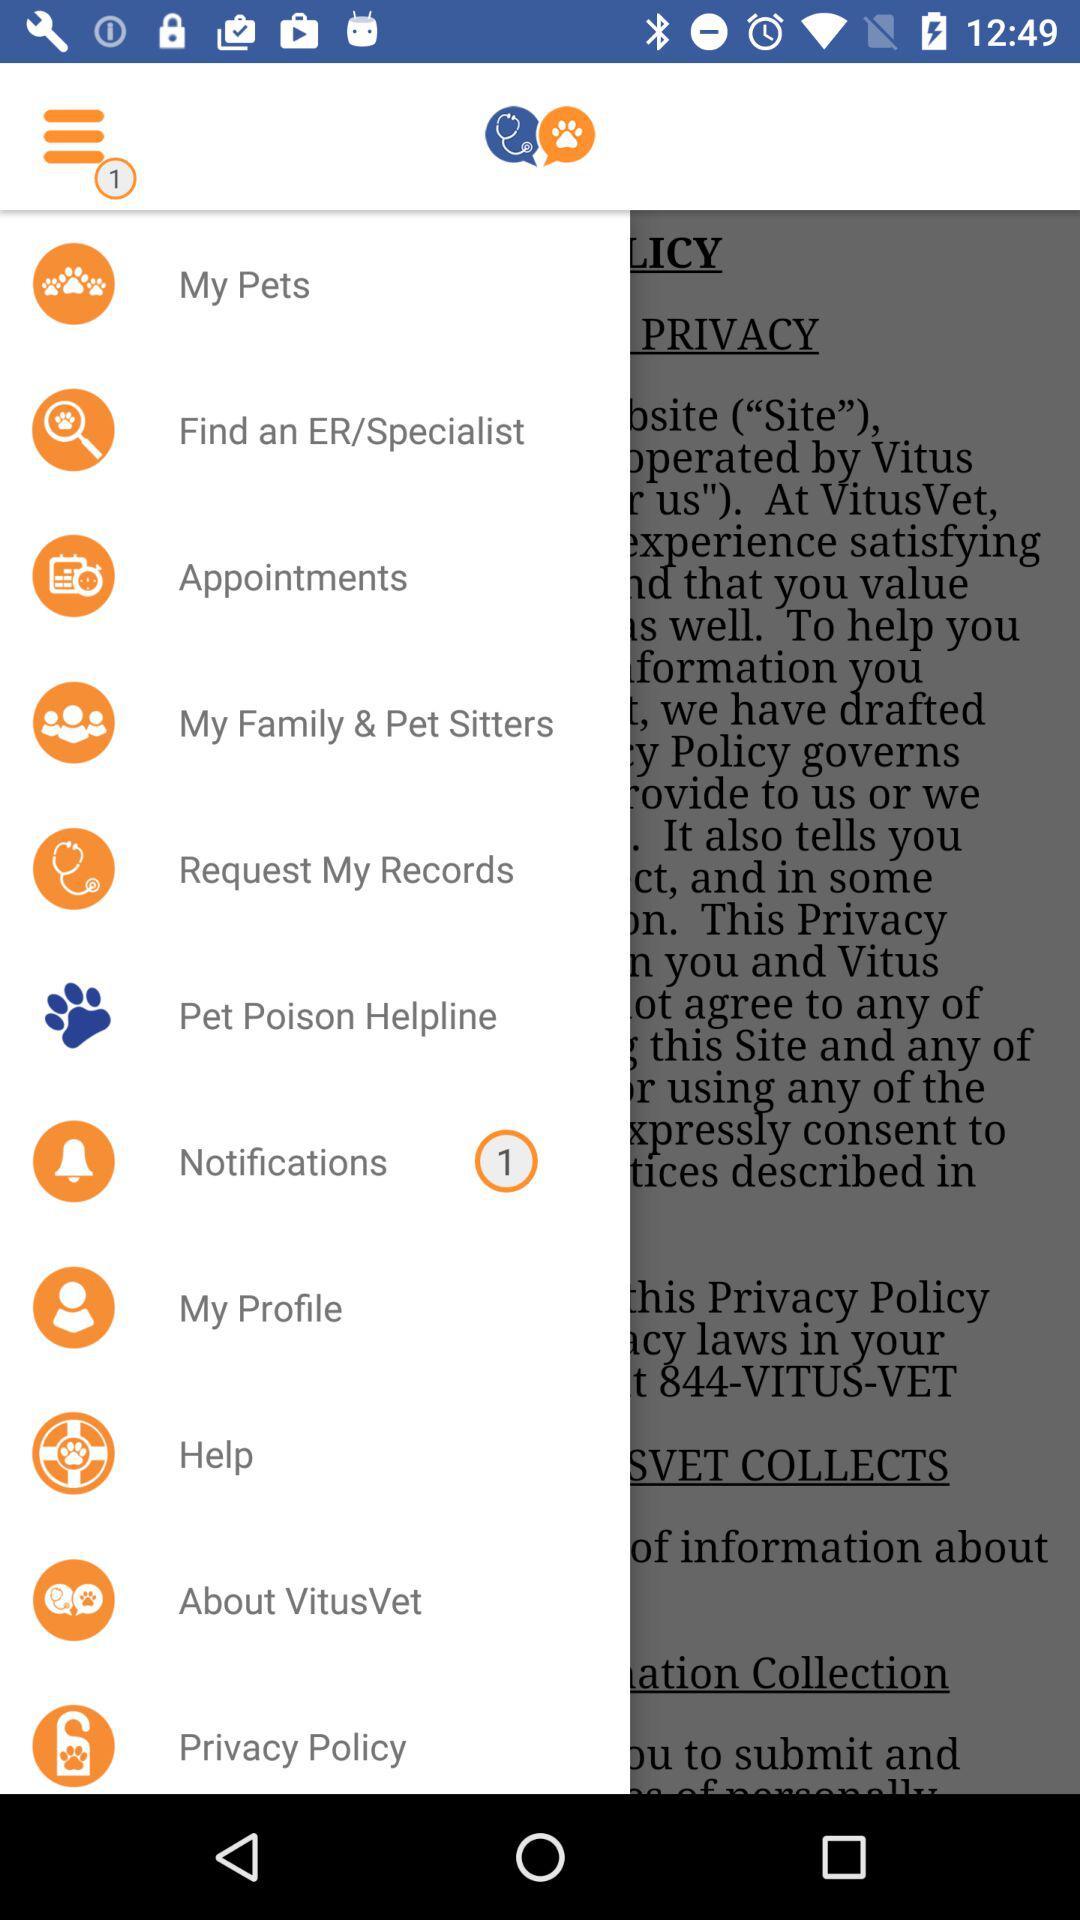 The width and height of the screenshot is (1080, 1920). I want to click on item above the my profile item, so click(505, 1161).